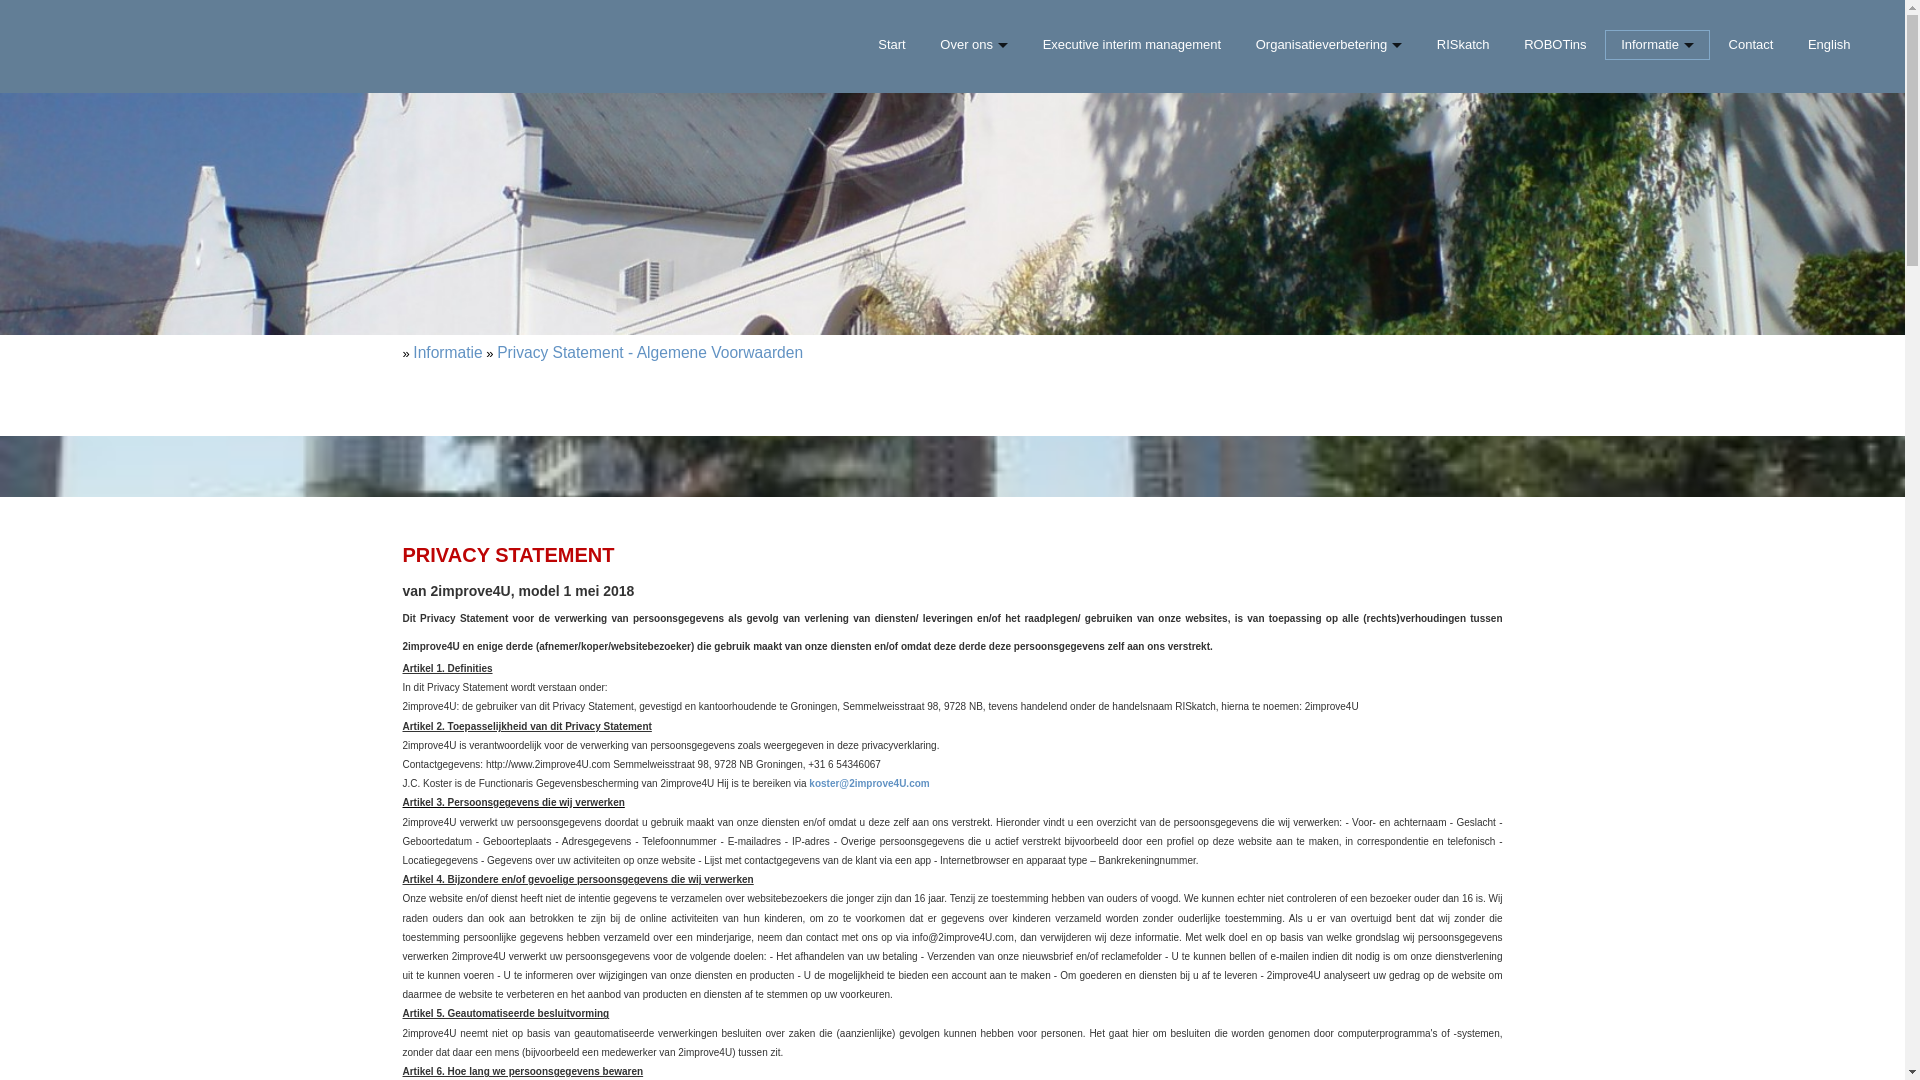 The height and width of the screenshot is (1080, 1920). I want to click on 'Contact', so click(1749, 45).